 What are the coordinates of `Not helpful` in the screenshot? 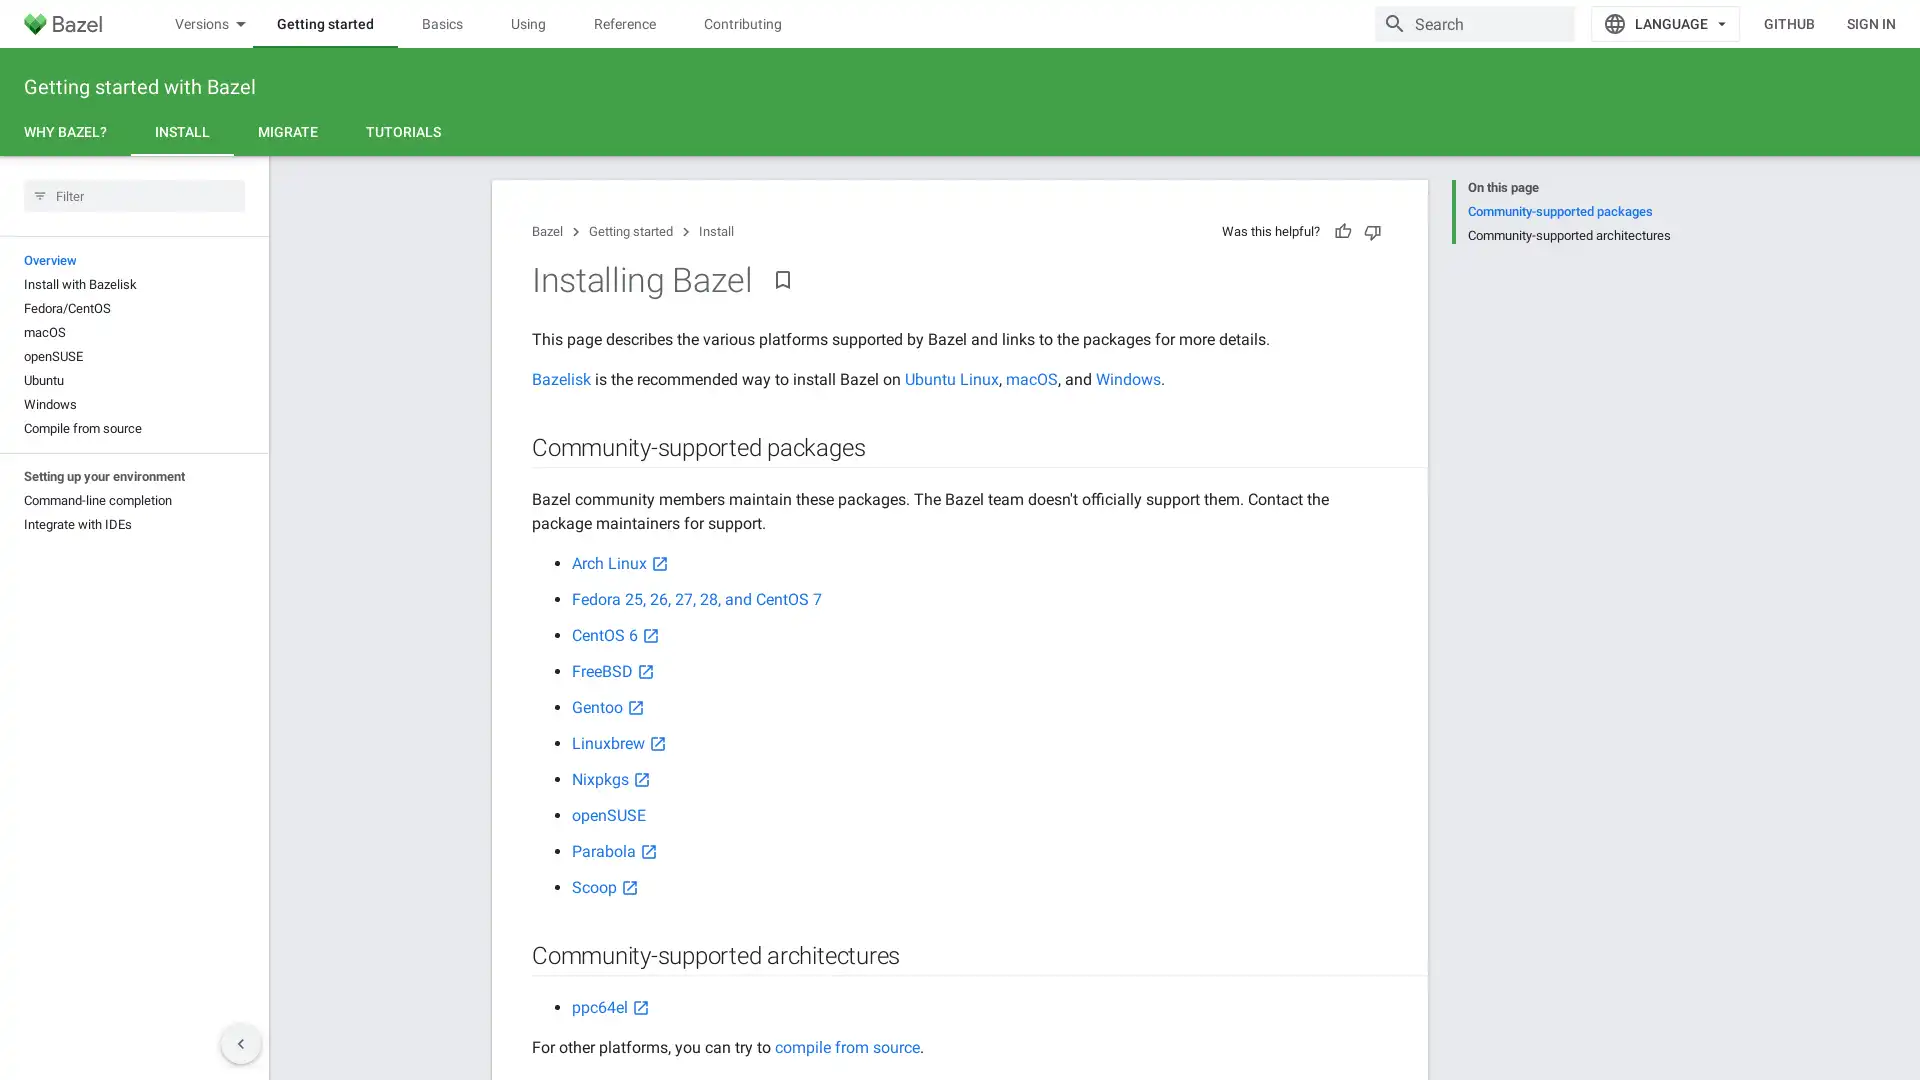 It's located at (1371, 230).